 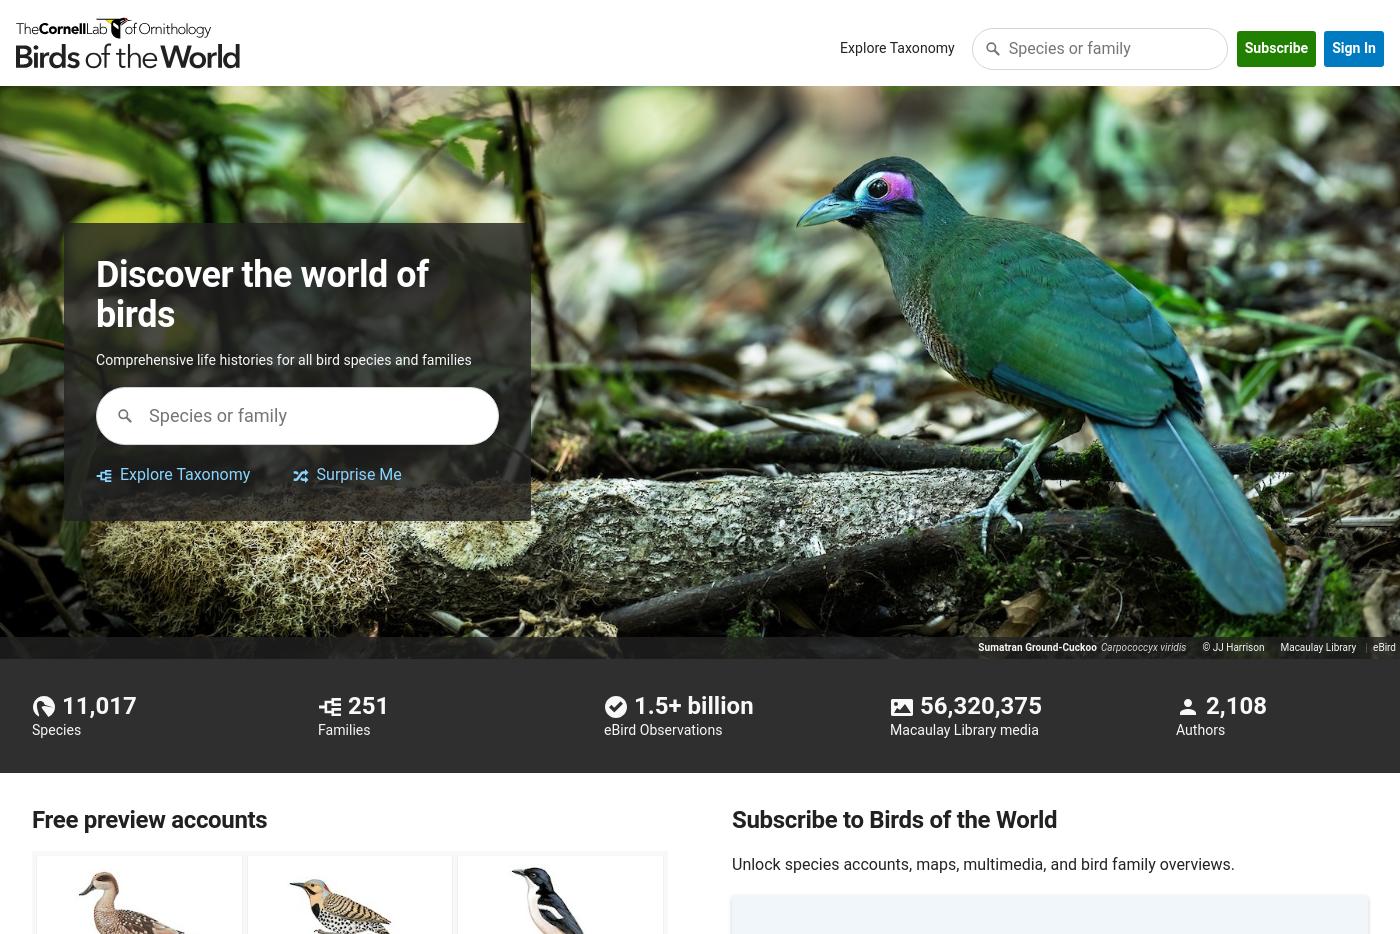 I want to click on '11,017', so click(x=98, y=704).